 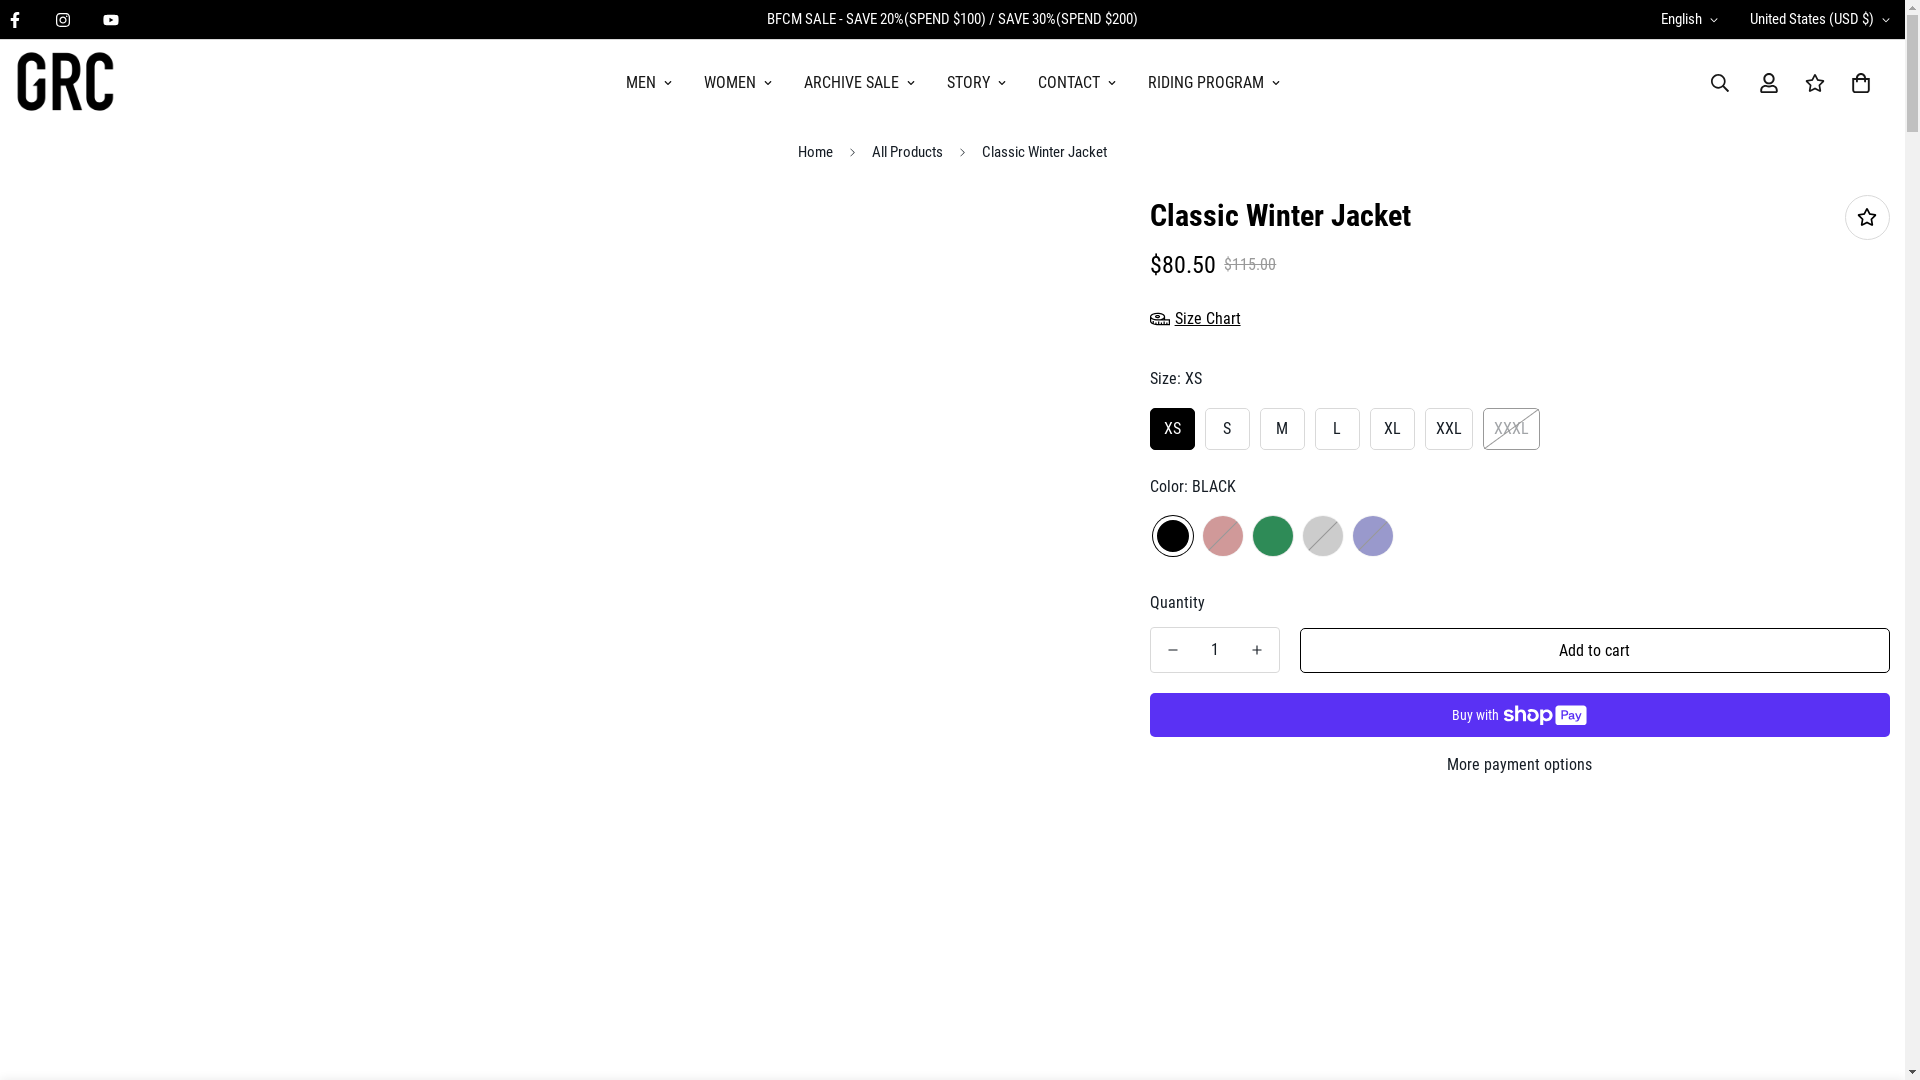 I want to click on 'RIDING PROGRAM', so click(x=1213, y=82).